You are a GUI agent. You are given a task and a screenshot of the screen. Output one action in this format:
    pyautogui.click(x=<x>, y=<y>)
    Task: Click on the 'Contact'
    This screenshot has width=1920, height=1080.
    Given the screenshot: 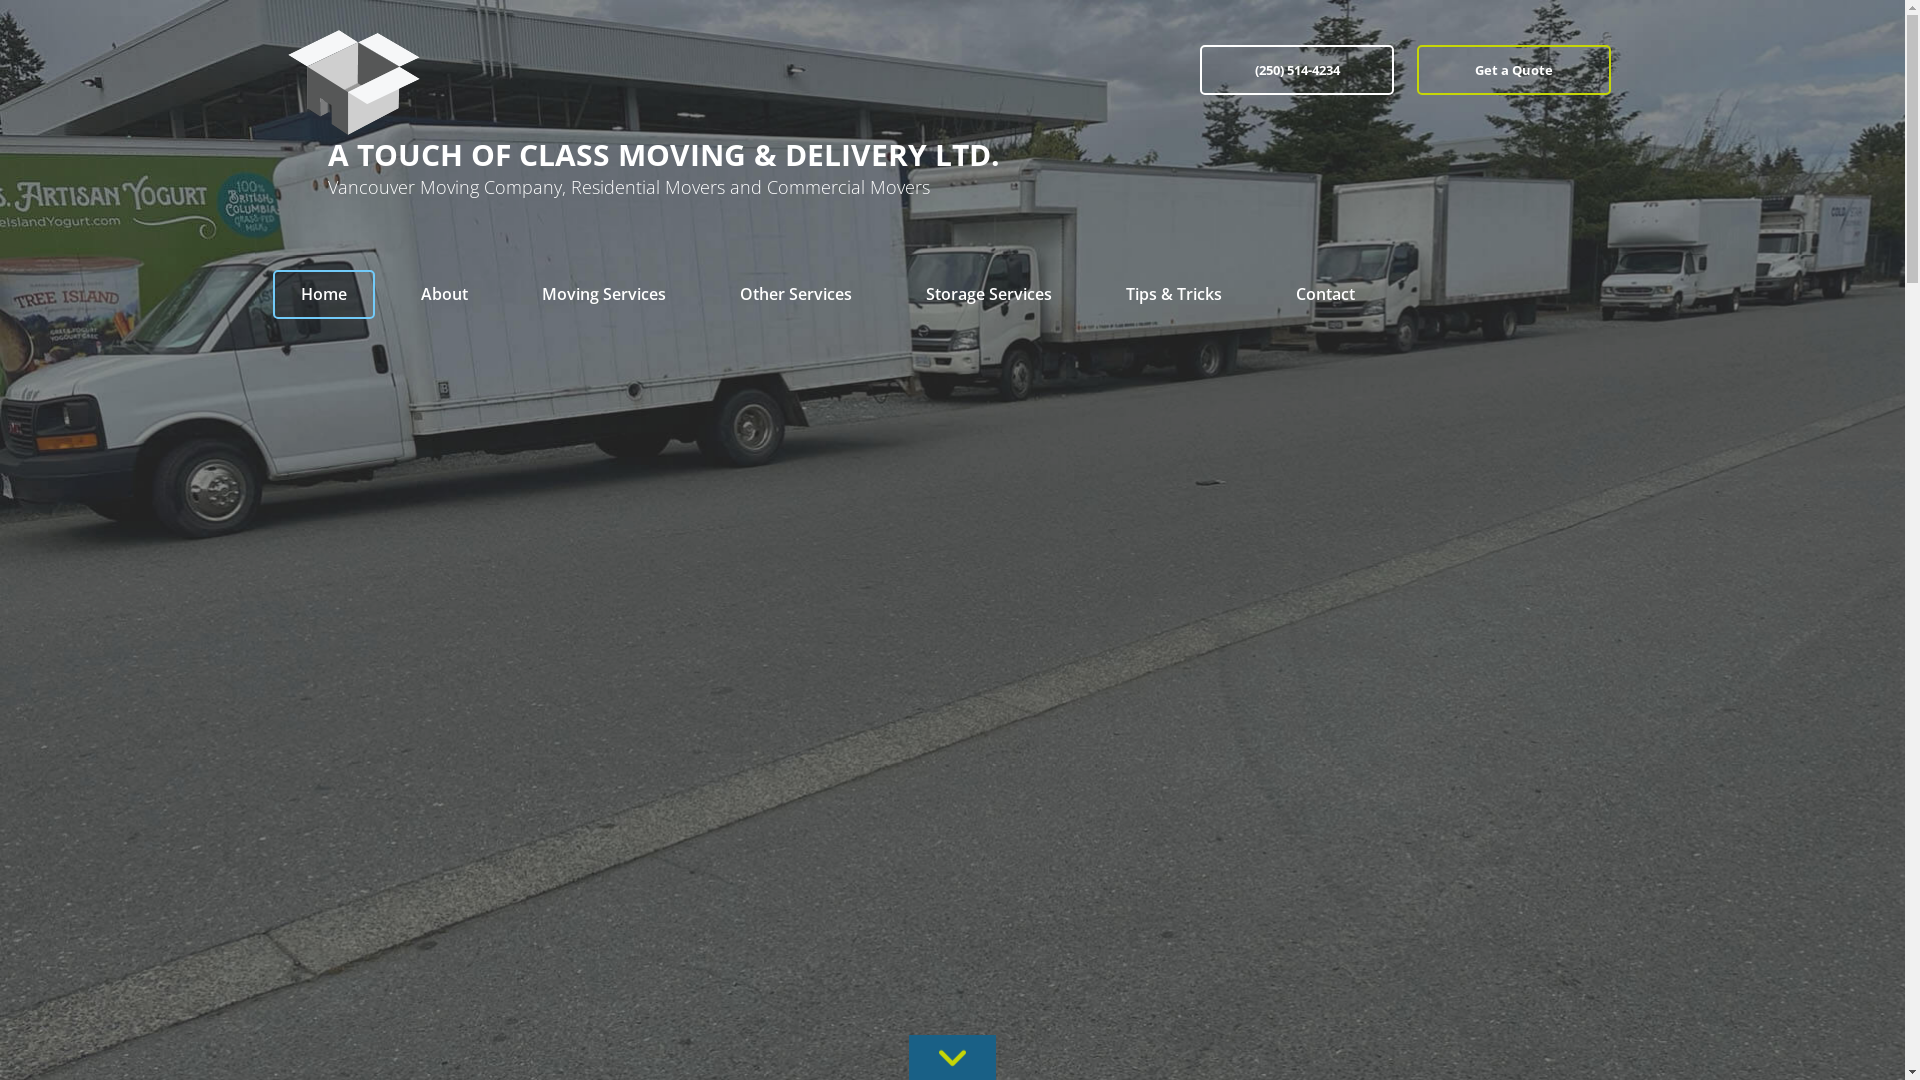 What is the action you would take?
    pyautogui.click(x=1325, y=294)
    